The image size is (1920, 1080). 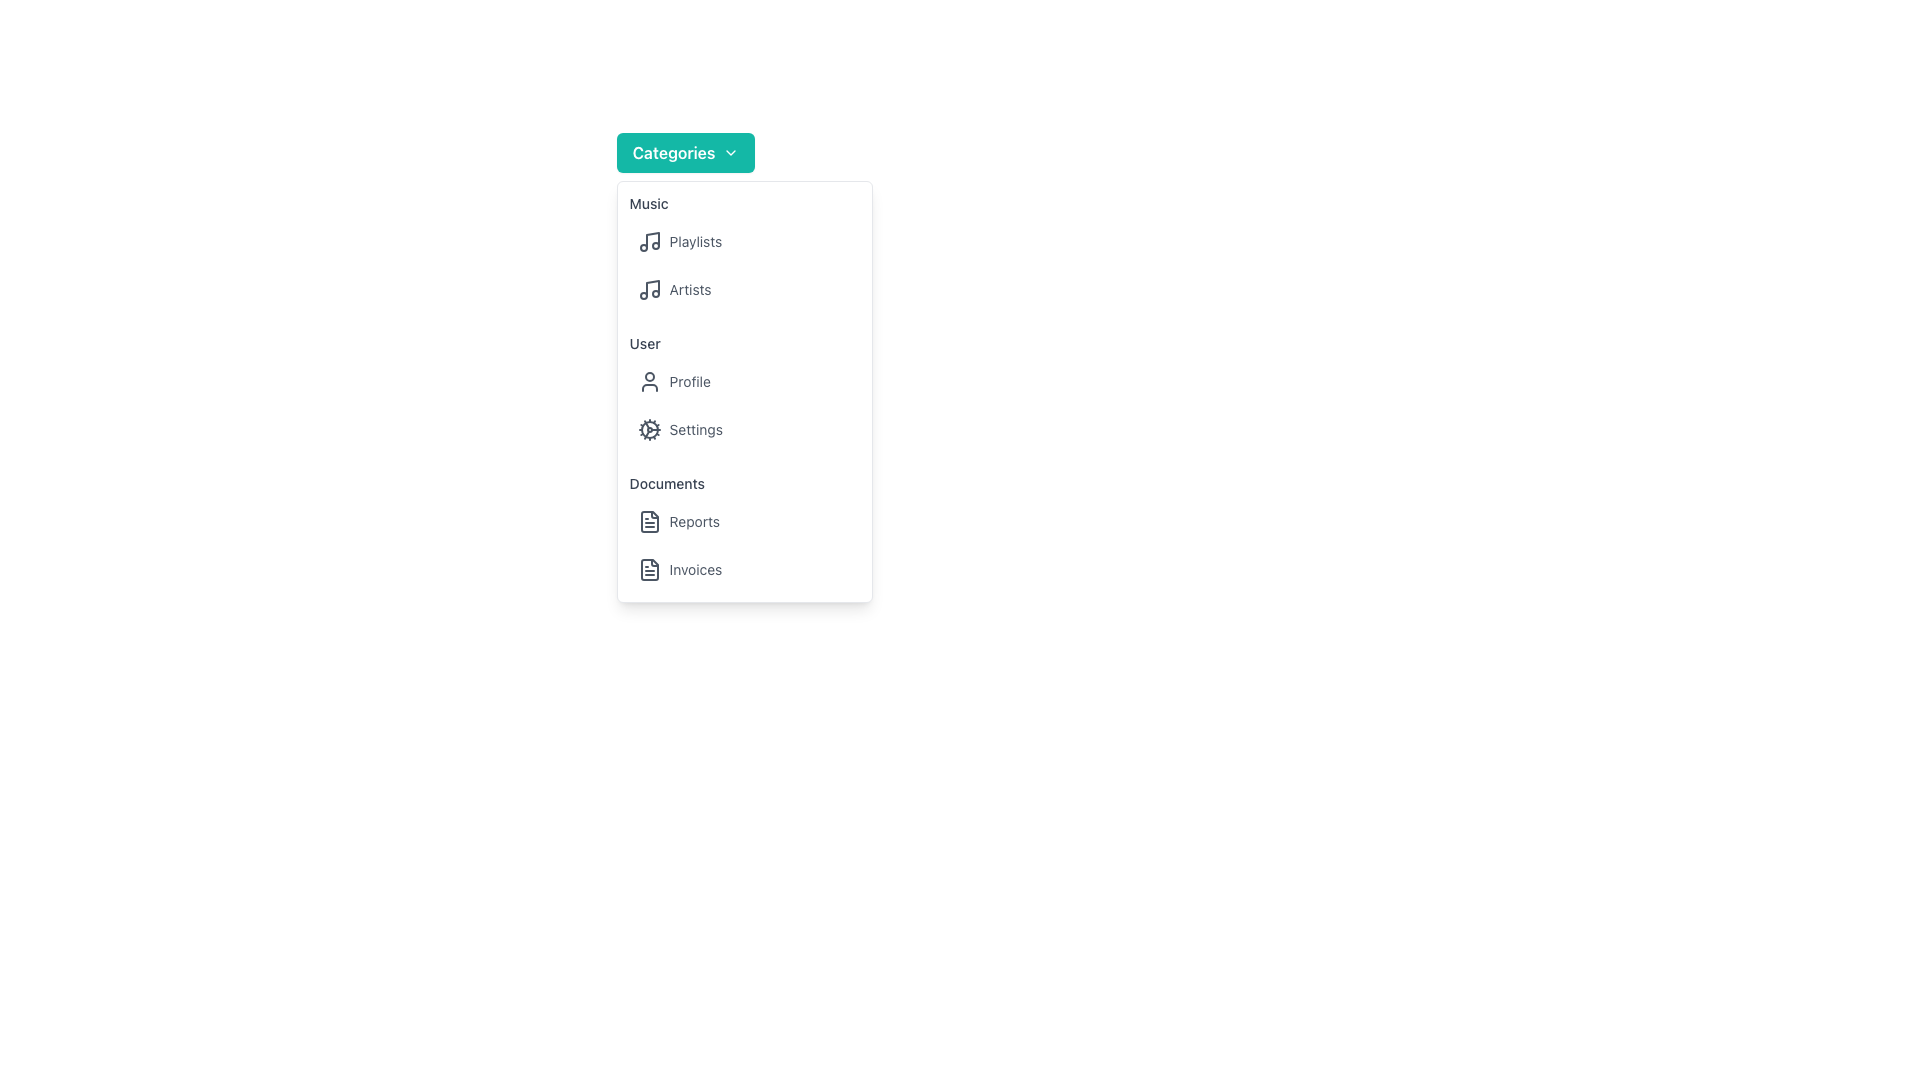 What do you see at coordinates (649, 520) in the screenshot?
I see `the decorative icon for the 'Reports' menu item located within the 'Documents' section of the dropdown menu` at bounding box center [649, 520].